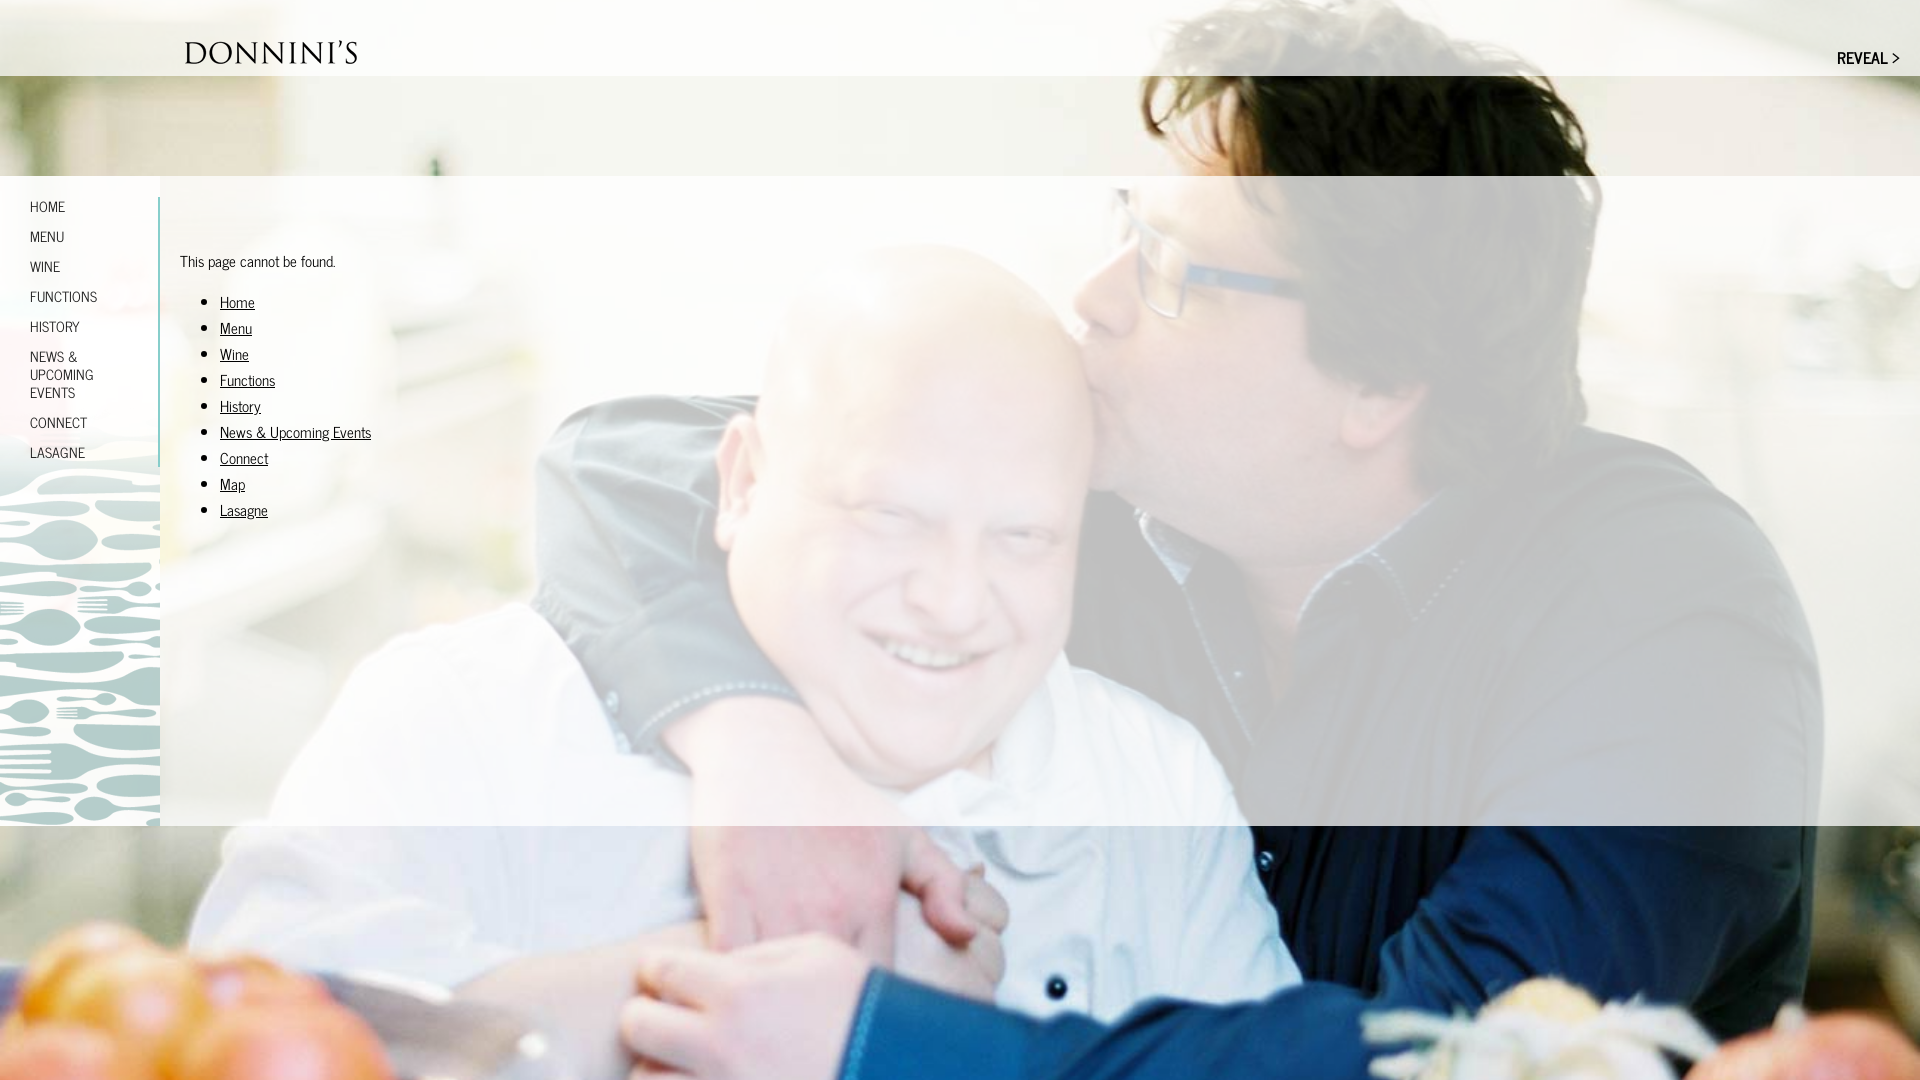 Image resolution: width=1920 pixels, height=1080 pixels. Describe the element at coordinates (80, 374) in the screenshot. I see `'NEWS & UPCOMING EVENTS'` at that location.